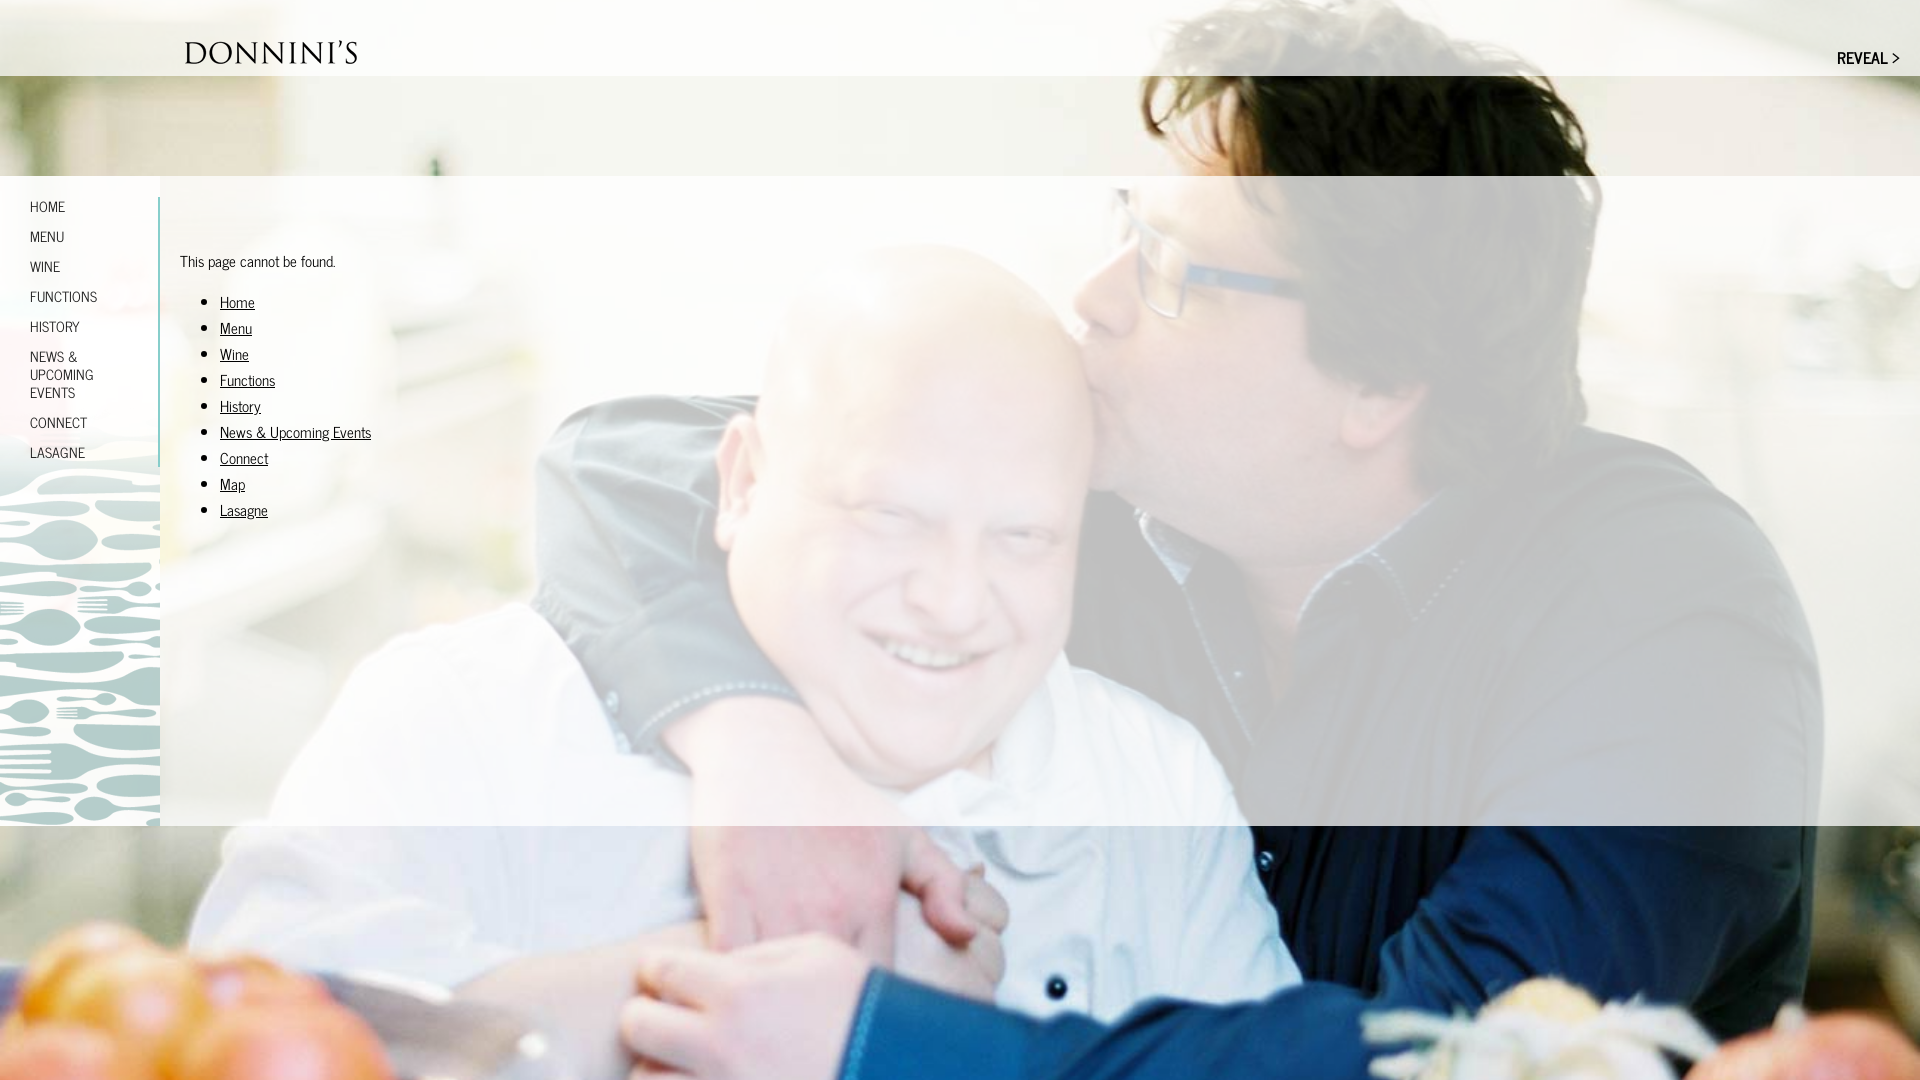 Image resolution: width=1920 pixels, height=1080 pixels. Describe the element at coordinates (80, 374) in the screenshot. I see `'NEWS & UPCOMING EVENTS'` at that location.